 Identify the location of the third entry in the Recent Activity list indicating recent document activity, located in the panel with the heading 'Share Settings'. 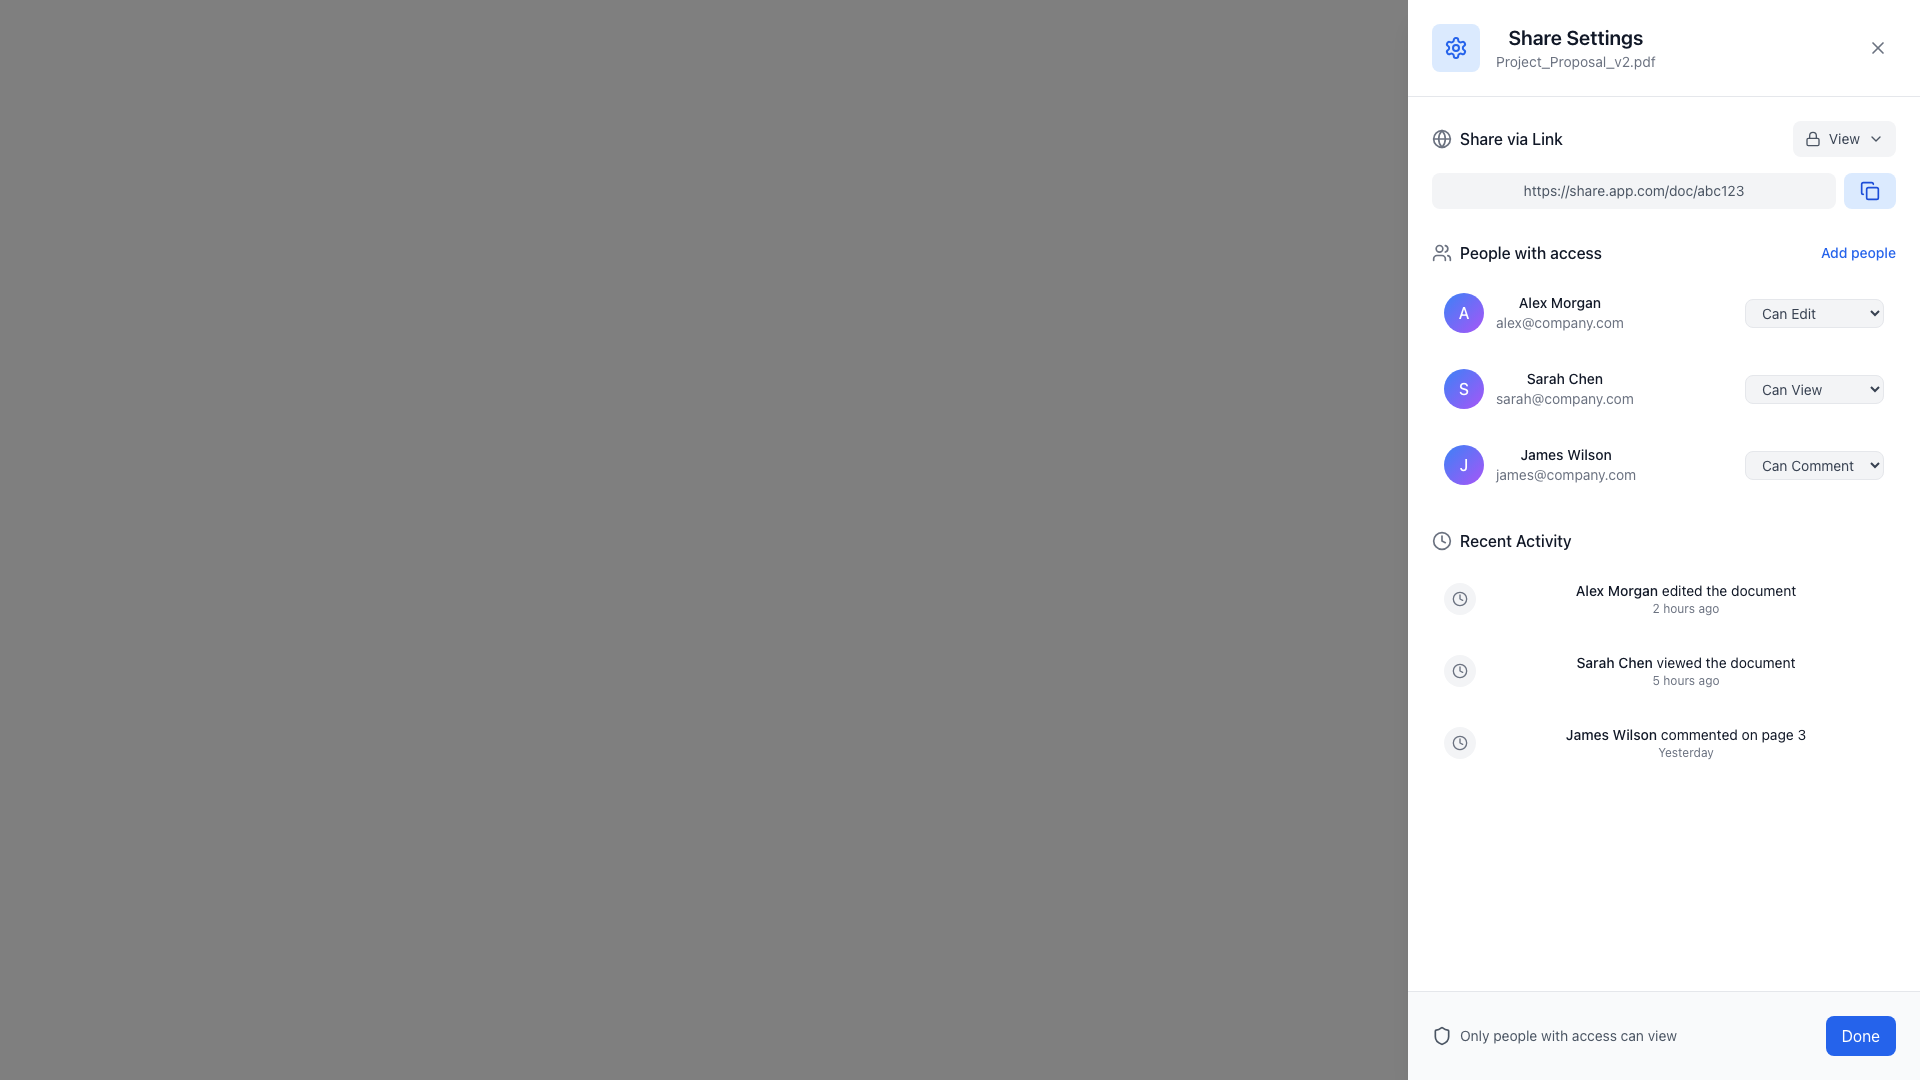
(1664, 743).